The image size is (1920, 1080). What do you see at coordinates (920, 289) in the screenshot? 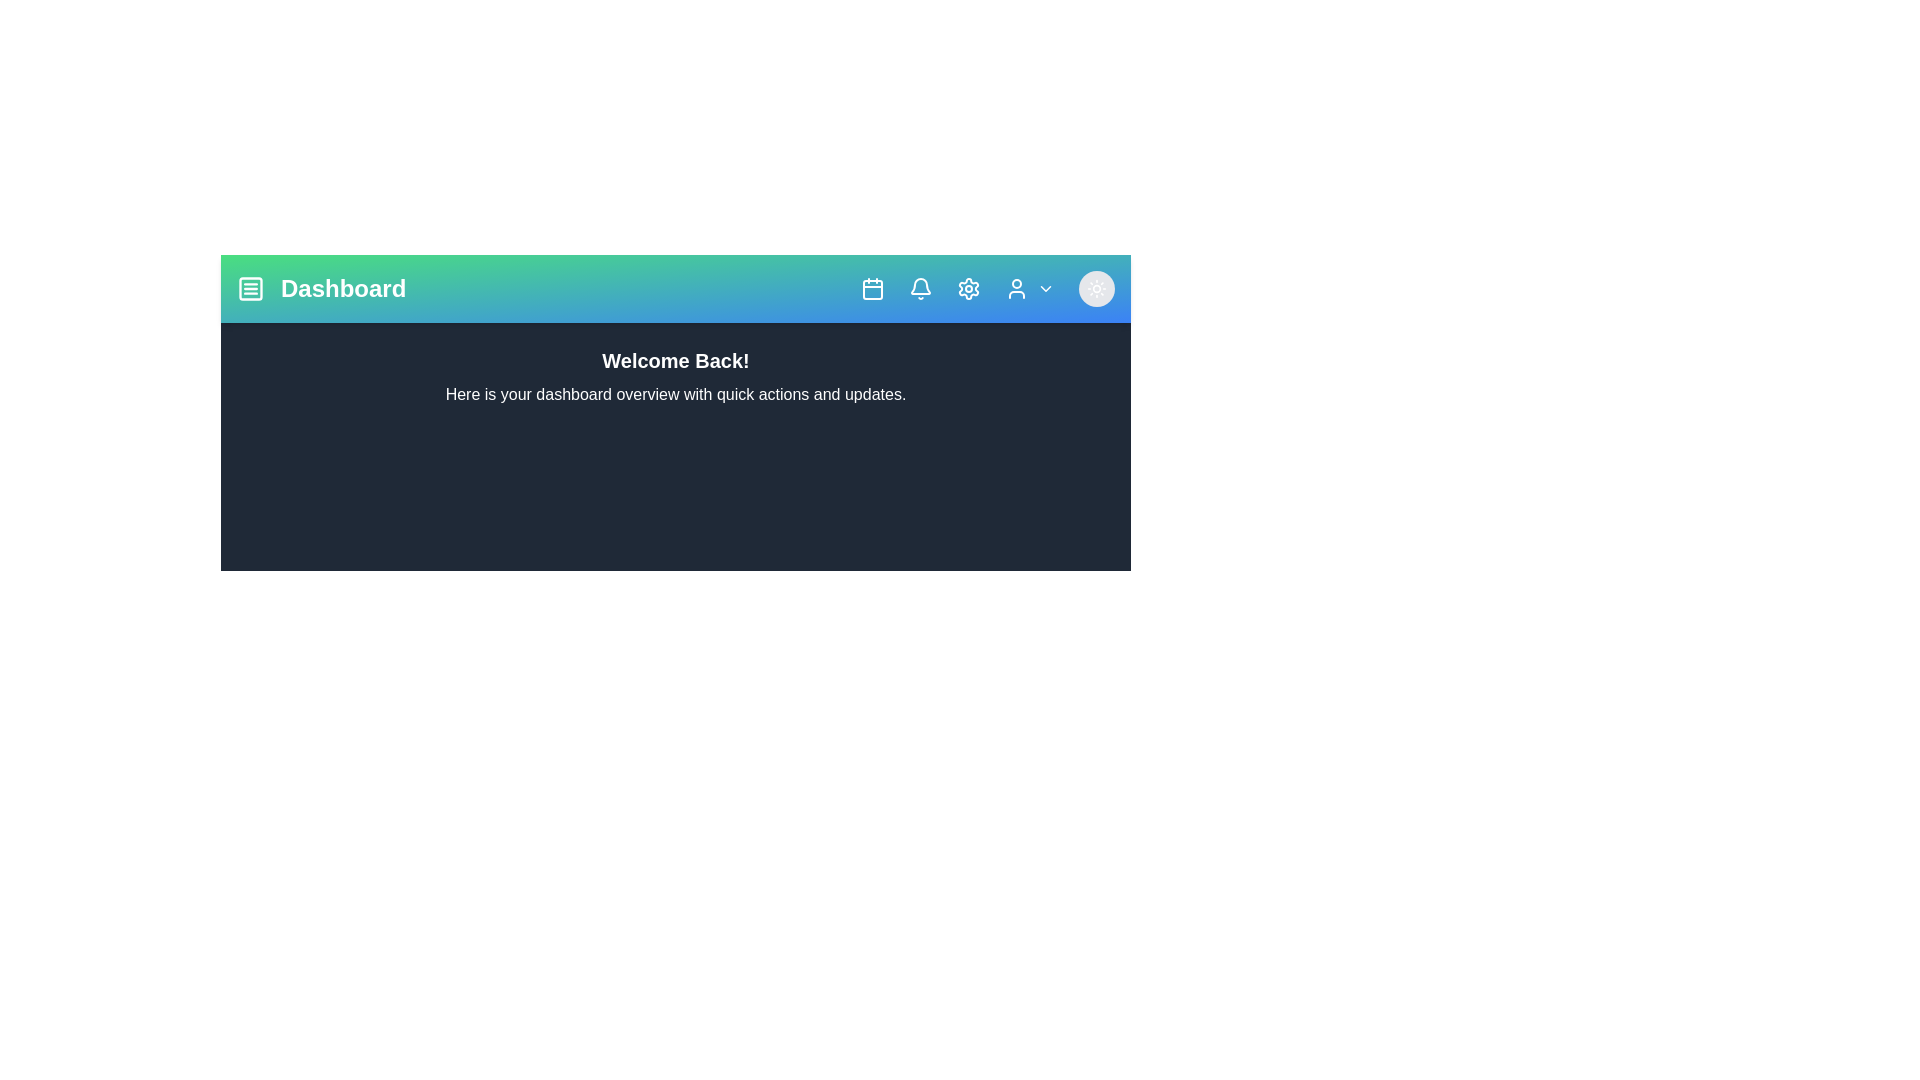
I see `the notification bell icon` at bounding box center [920, 289].